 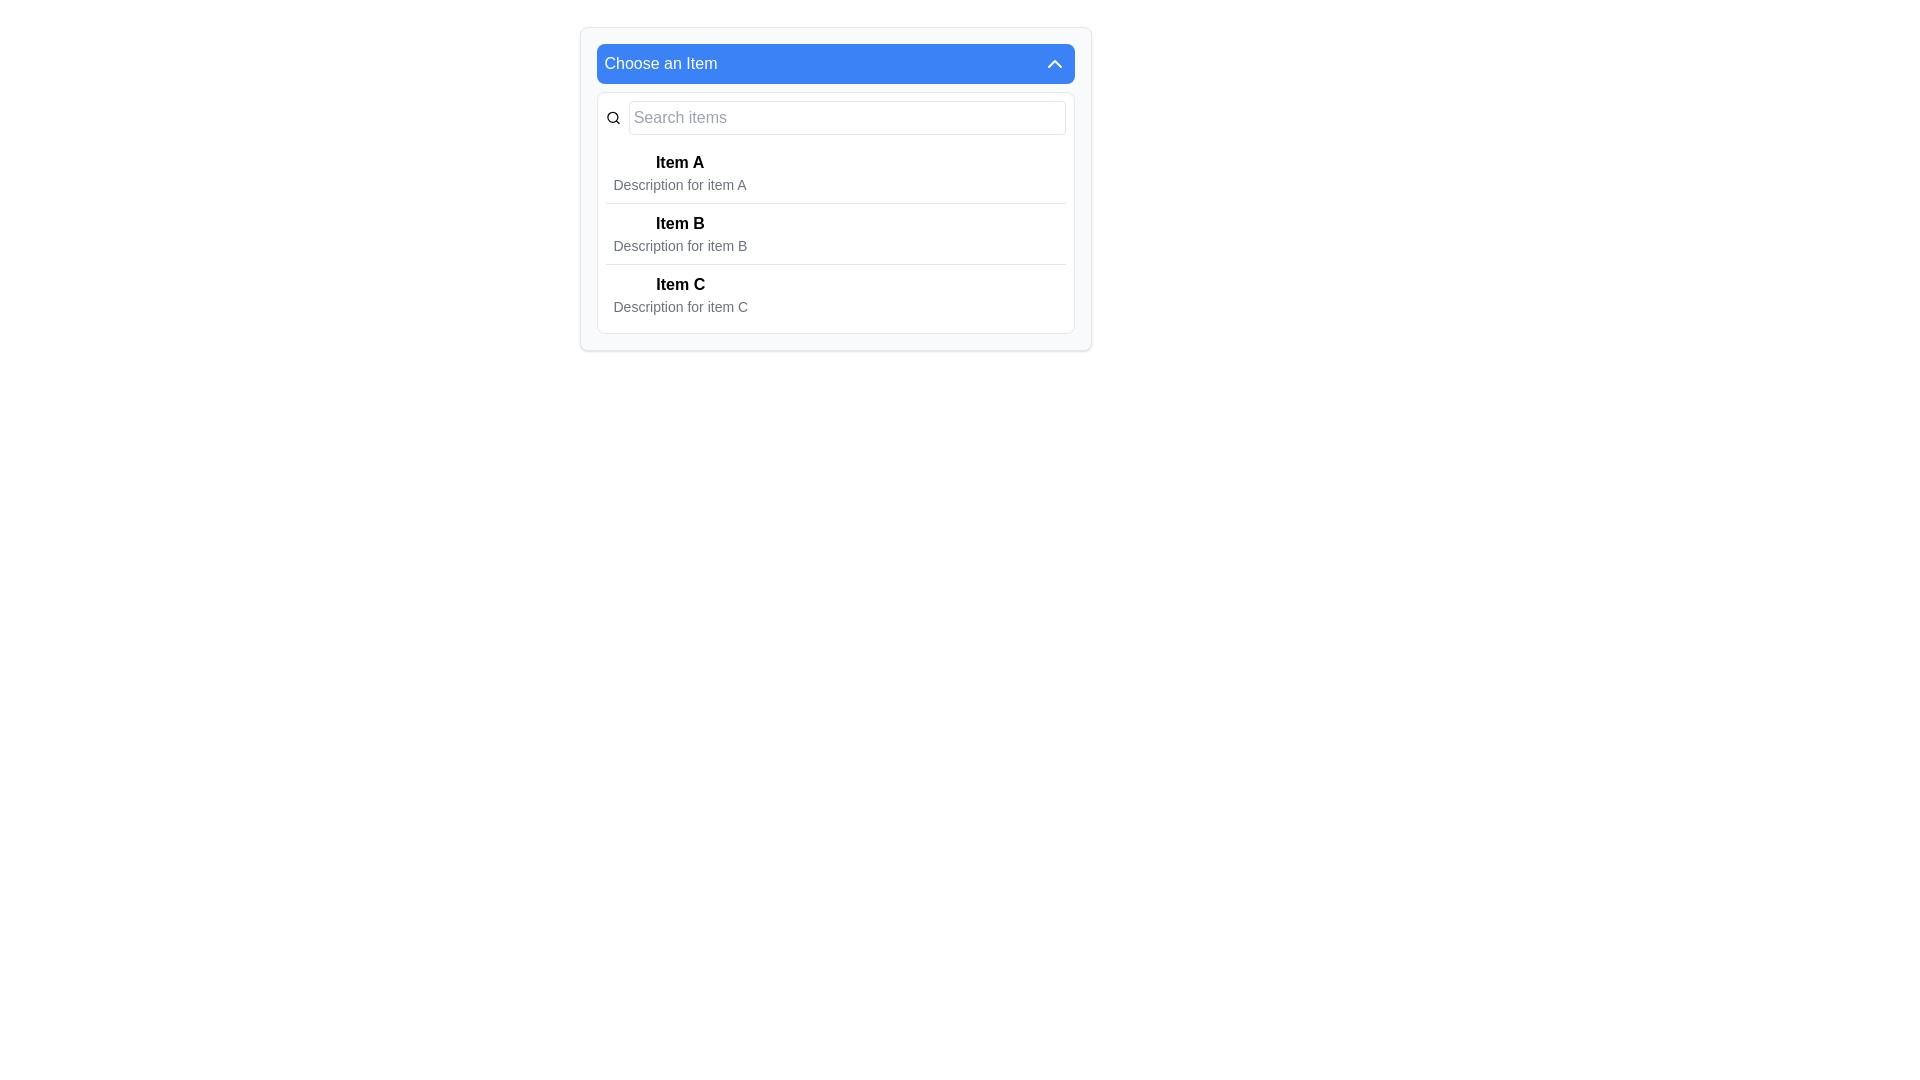 What do you see at coordinates (835, 172) in the screenshot?
I see `the first selectable item in the dropdown menu` at bounding box center [835, 172].